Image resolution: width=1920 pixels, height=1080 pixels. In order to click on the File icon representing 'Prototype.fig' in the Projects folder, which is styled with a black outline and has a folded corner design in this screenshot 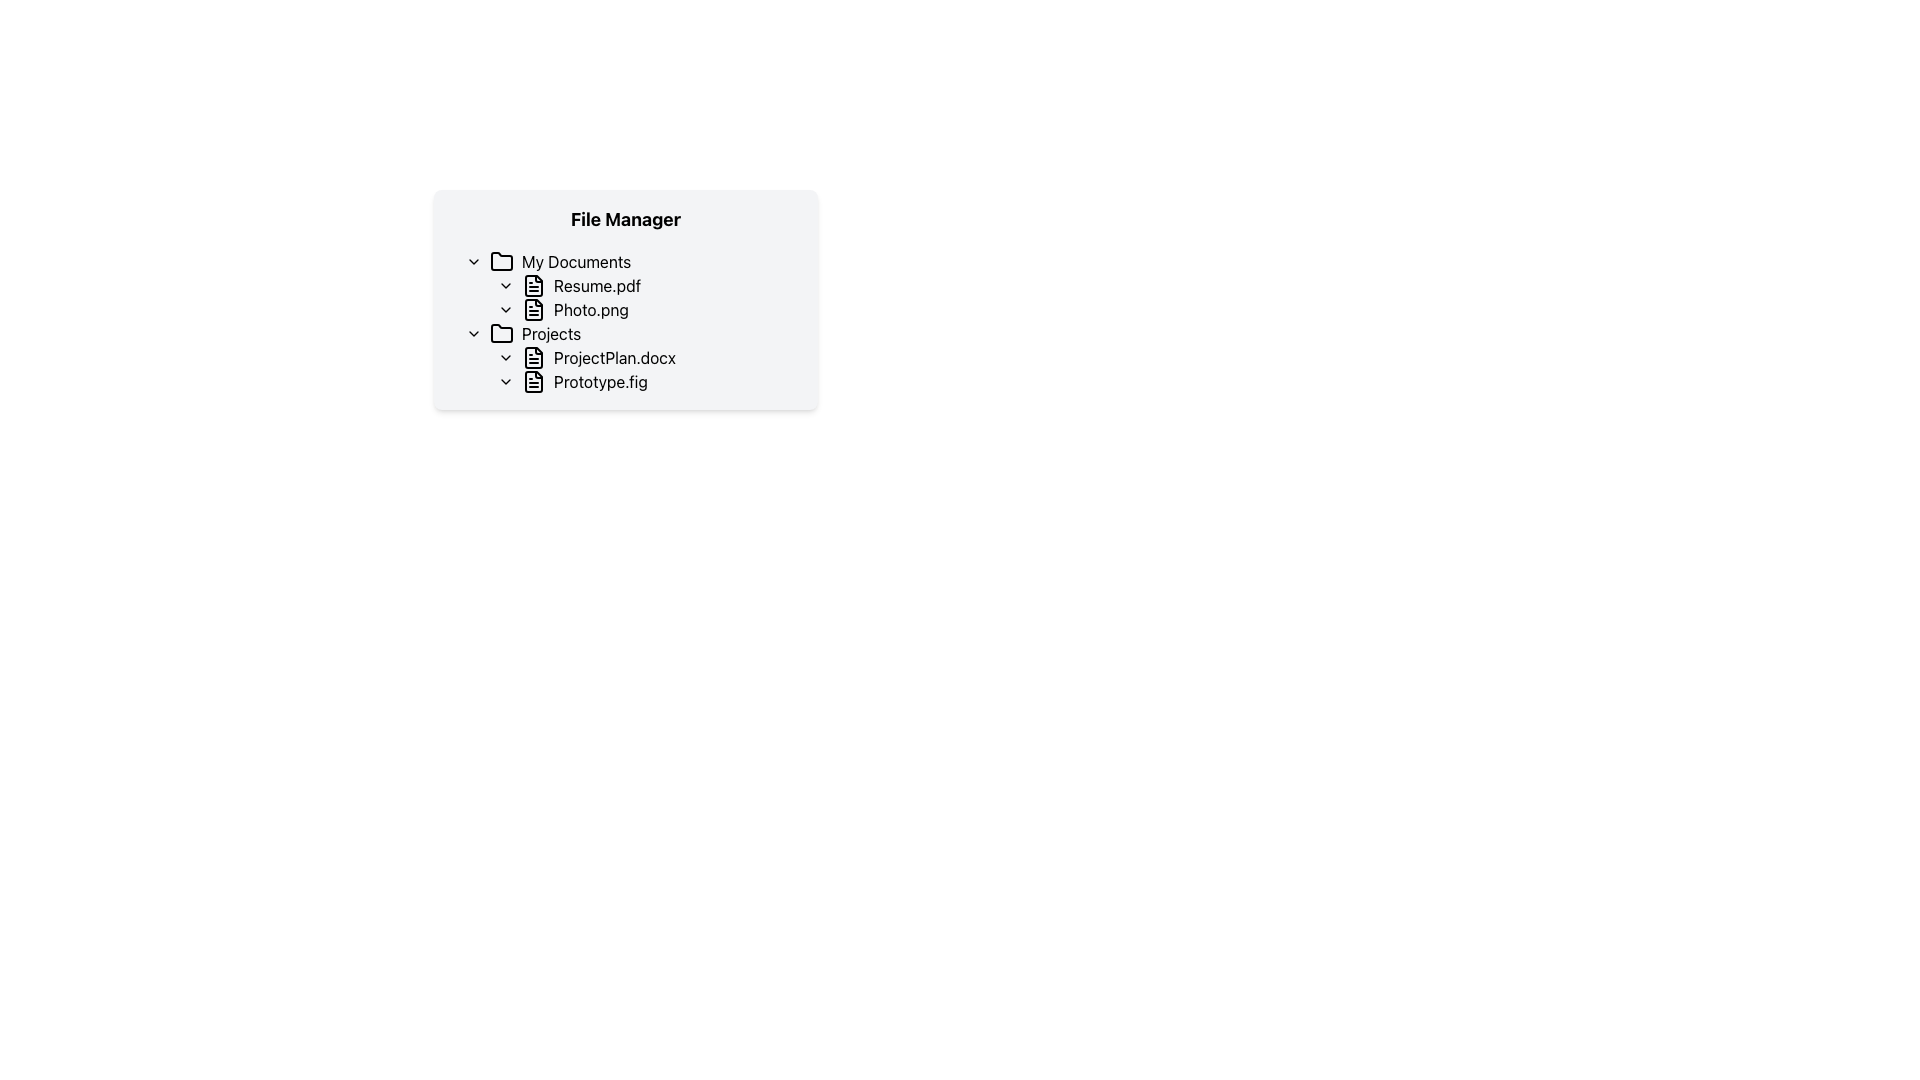, I will do `click(533, 381)`.